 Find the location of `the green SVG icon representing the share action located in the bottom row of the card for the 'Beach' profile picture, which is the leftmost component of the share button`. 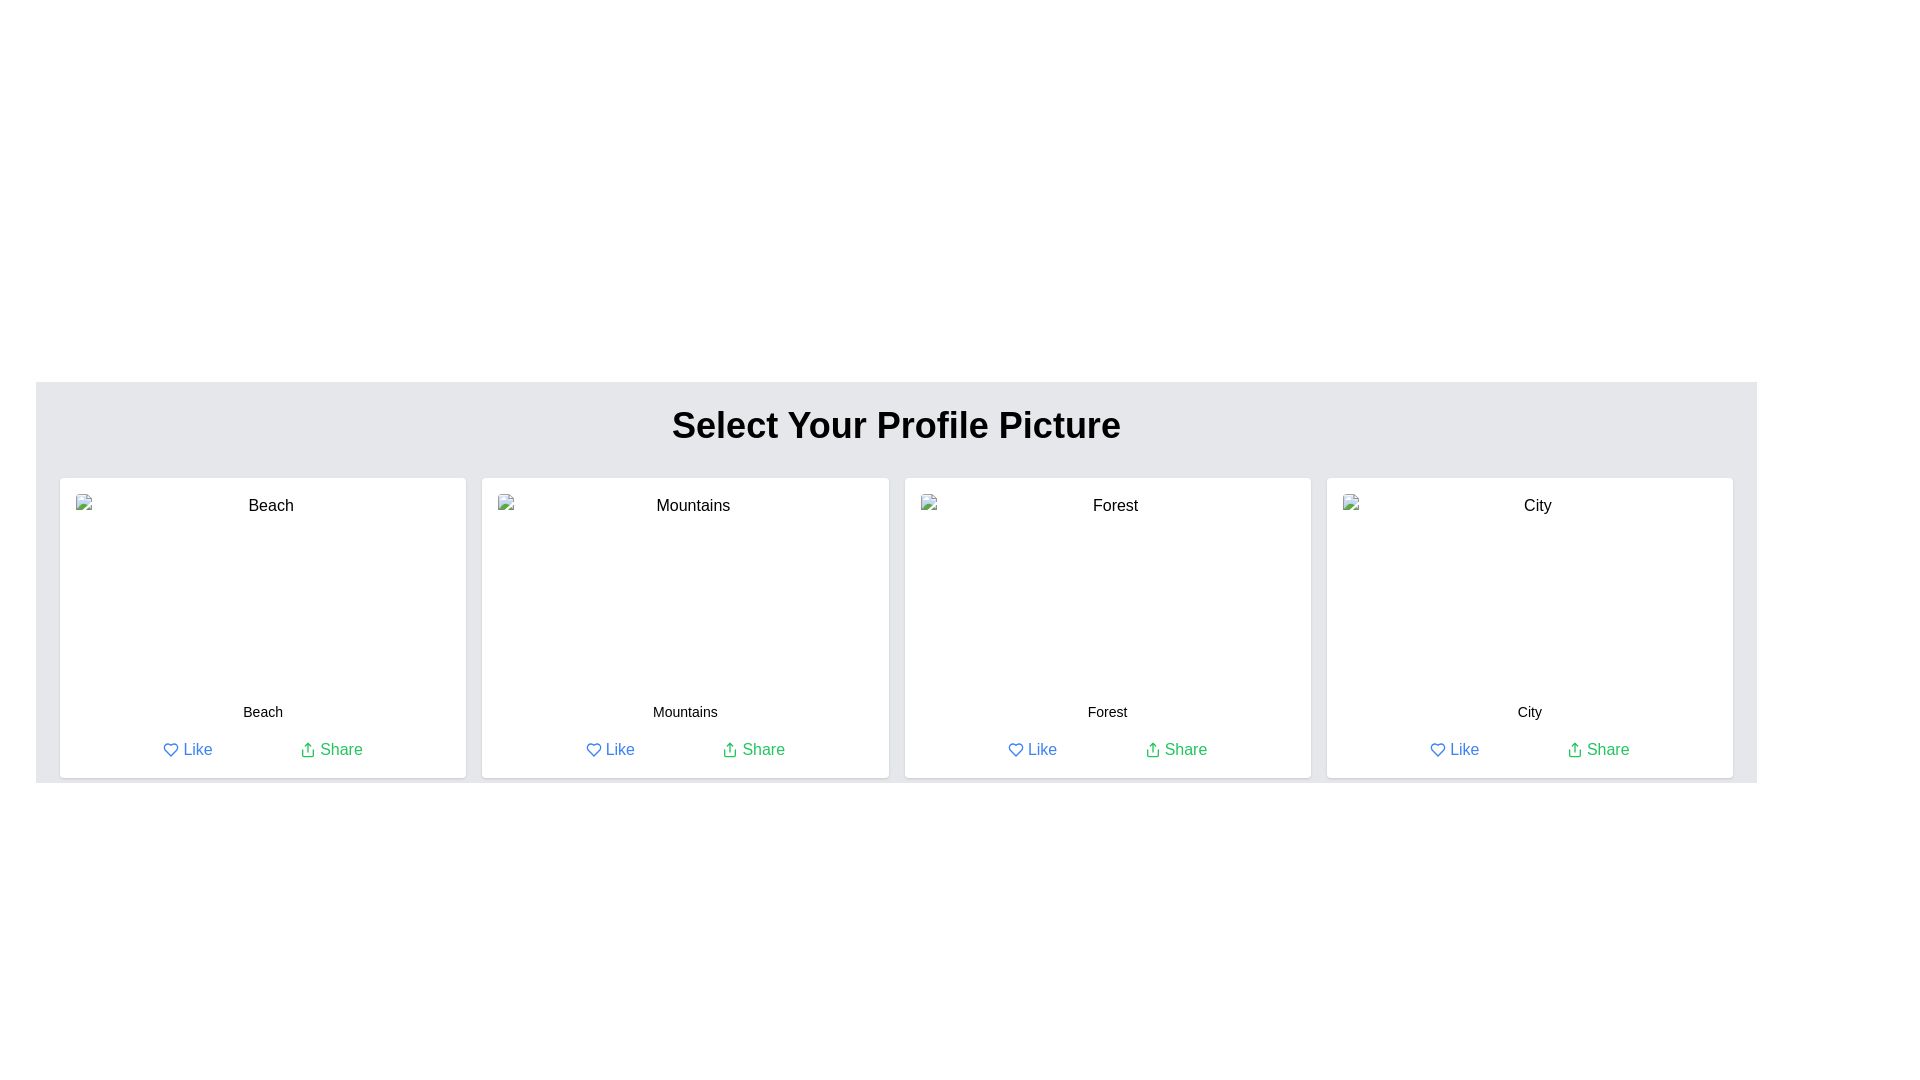

the green SVG icon representing the share action located in the bottom row of the card for the 'Beach' profile picture, which is the leftmost component of the share button is located at coordinates (307, 749).